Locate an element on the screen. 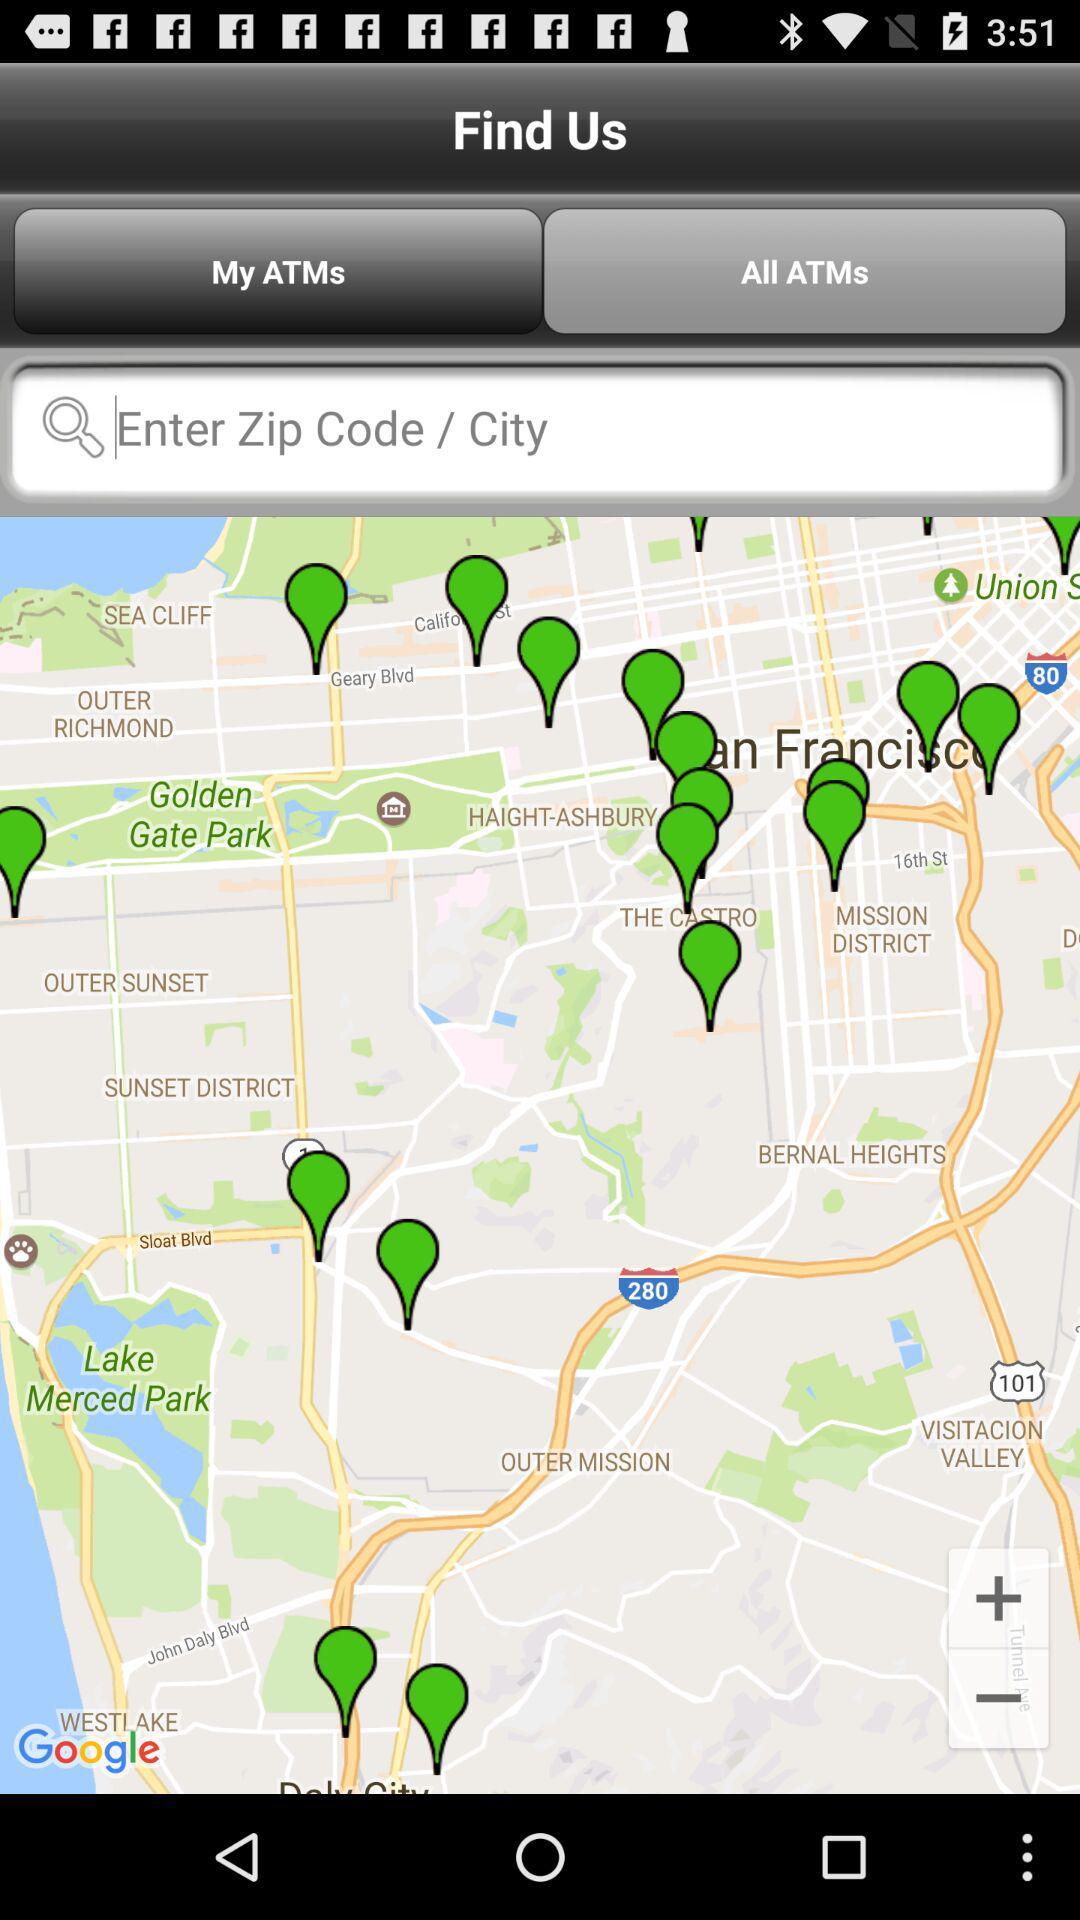 The image size is (1080, 1920). zip code or city search box is located at coordinates (537, 426).